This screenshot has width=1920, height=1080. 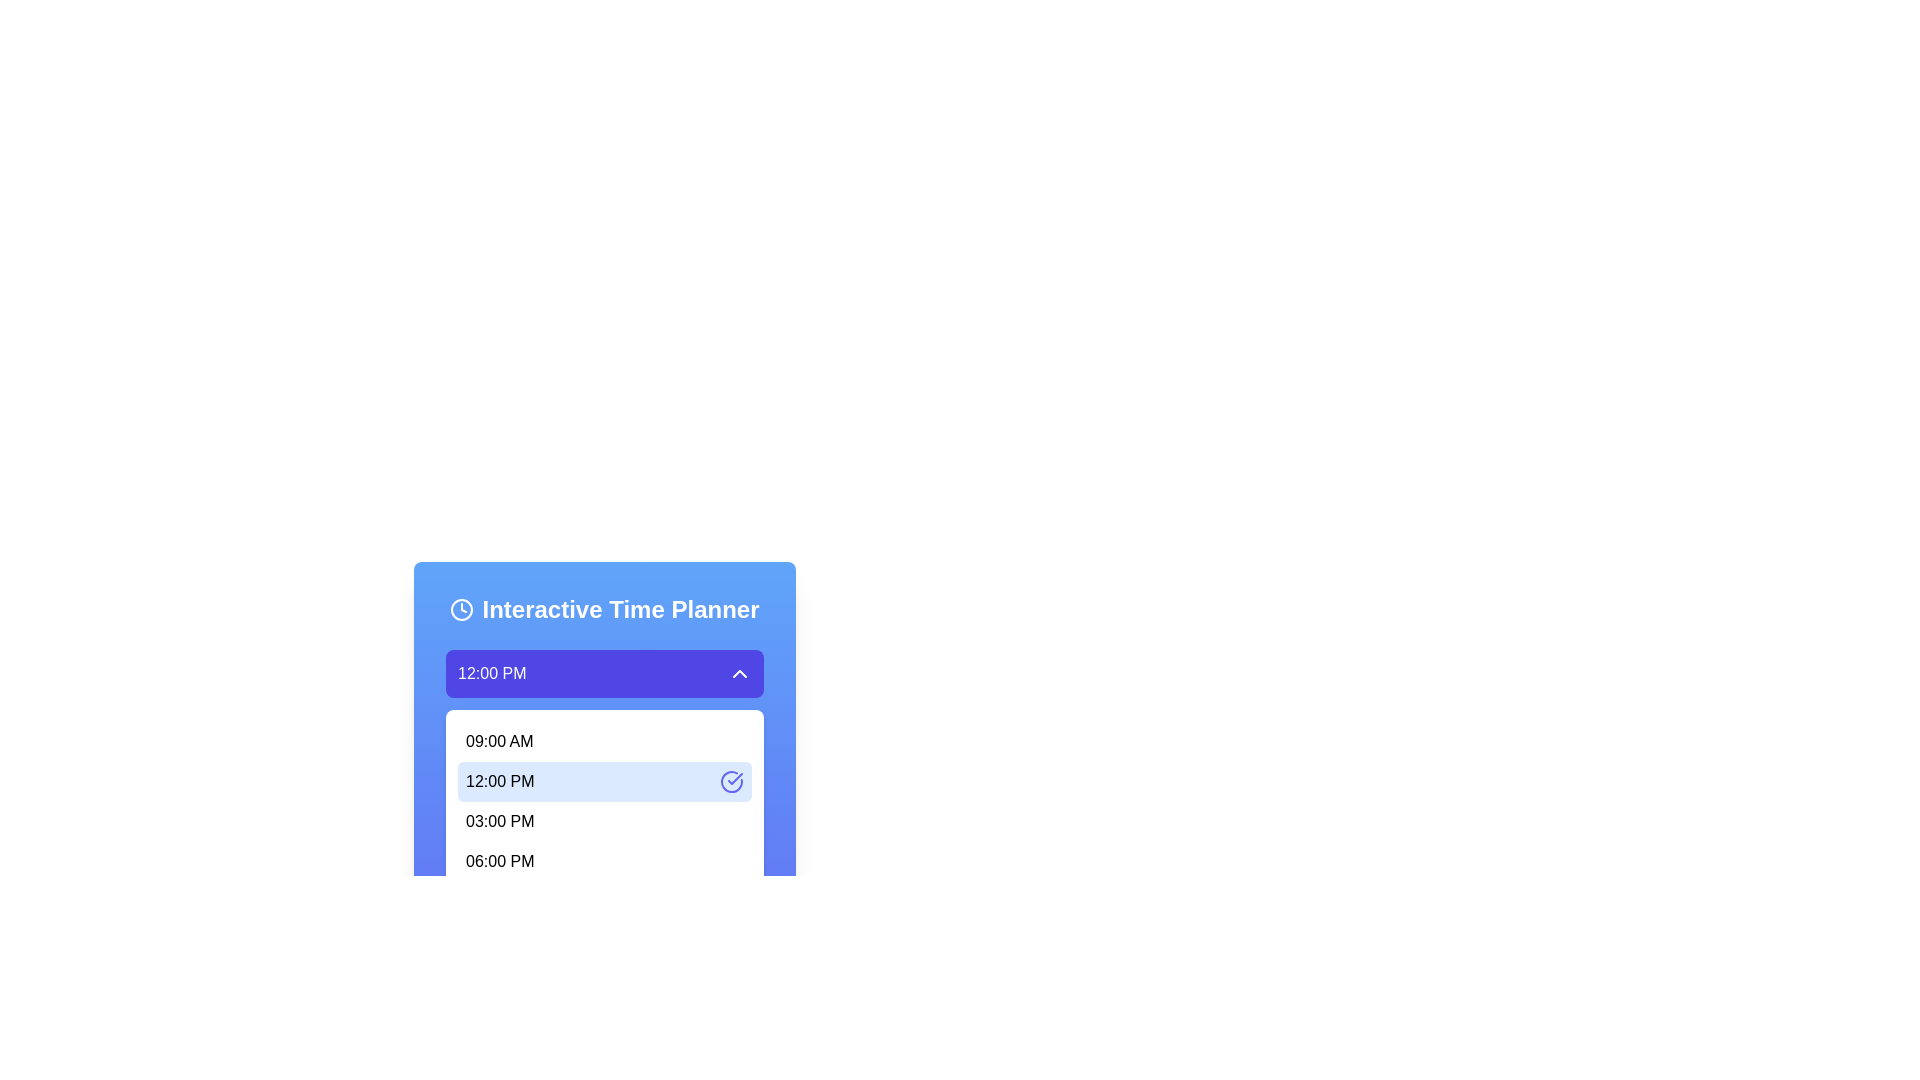 What do you see at coordinates (738, 674) in the screenshot?
I see `the upward-facing chevron icon located on the right side of the '12:00 PM' button` at bounding box center [738, 674].